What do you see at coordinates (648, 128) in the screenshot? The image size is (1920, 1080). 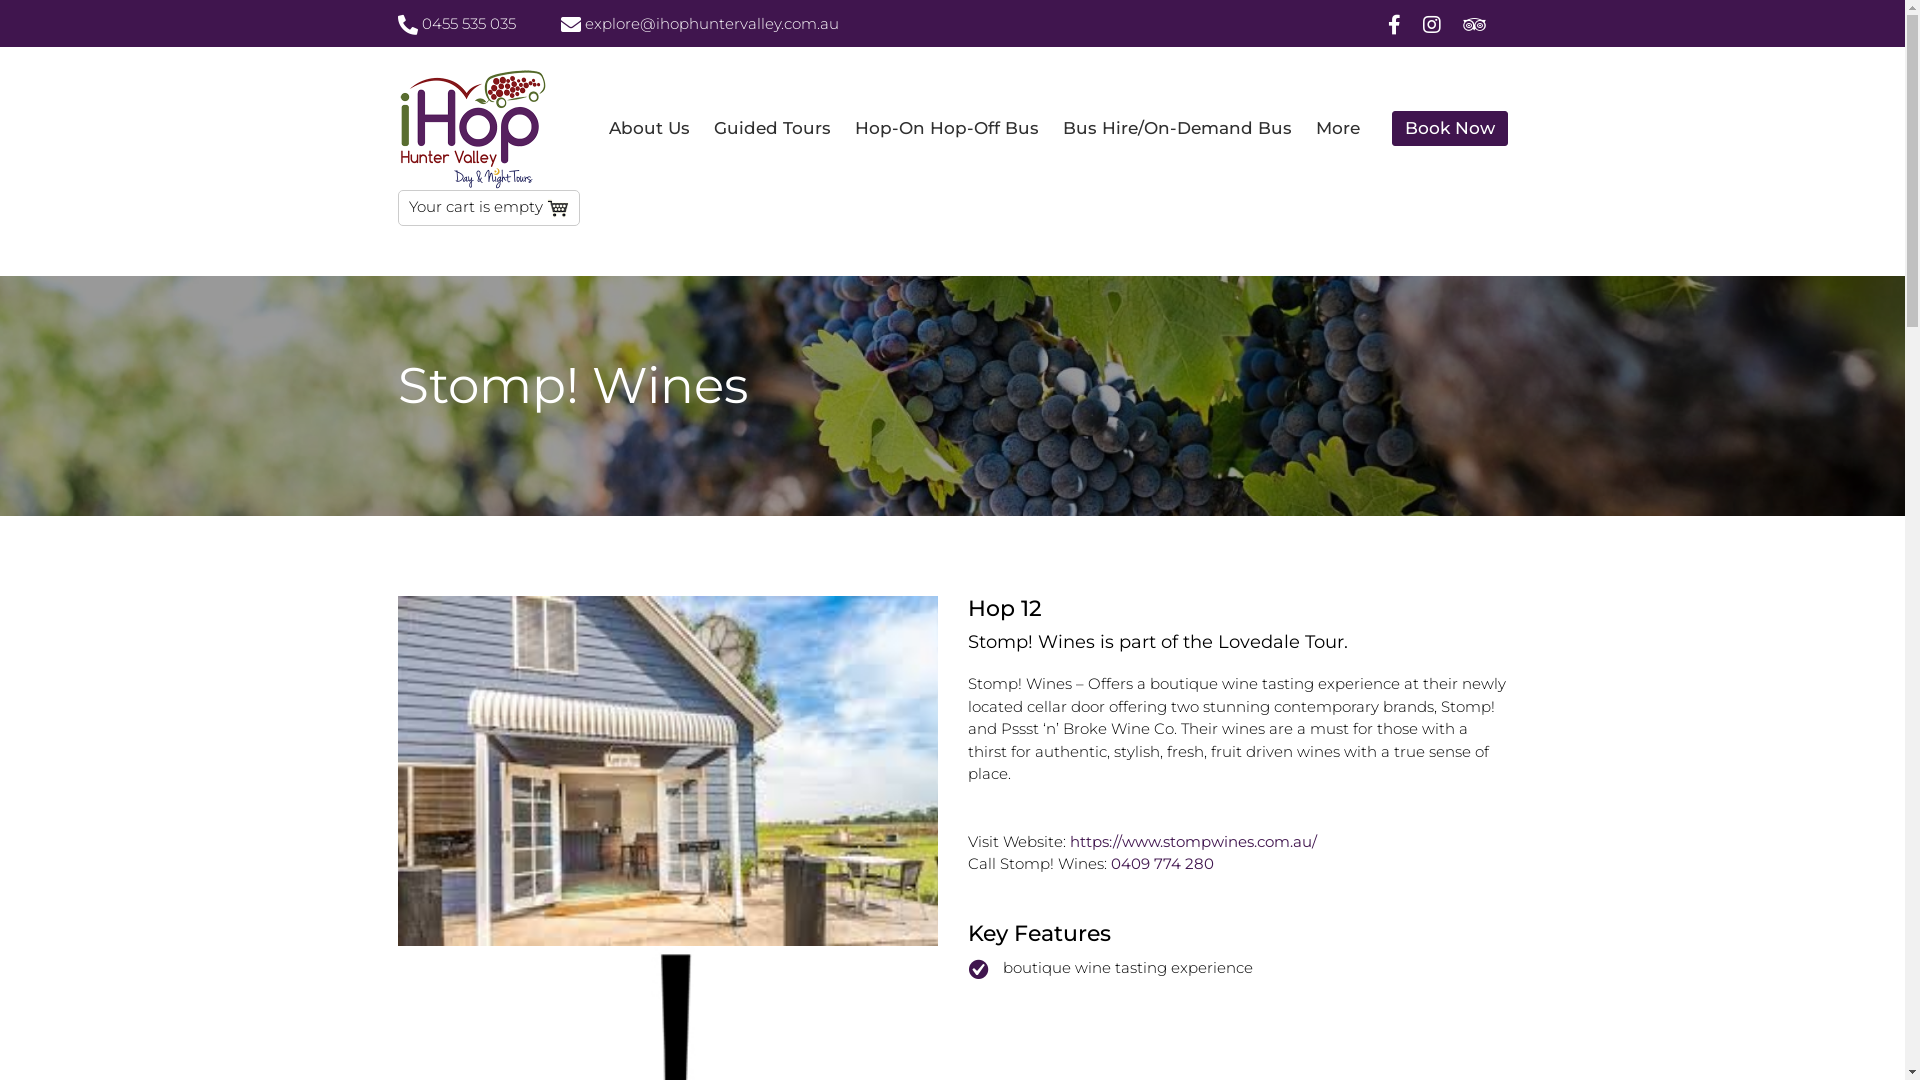 I see `'About Us'` at bounding box center [648, 128].